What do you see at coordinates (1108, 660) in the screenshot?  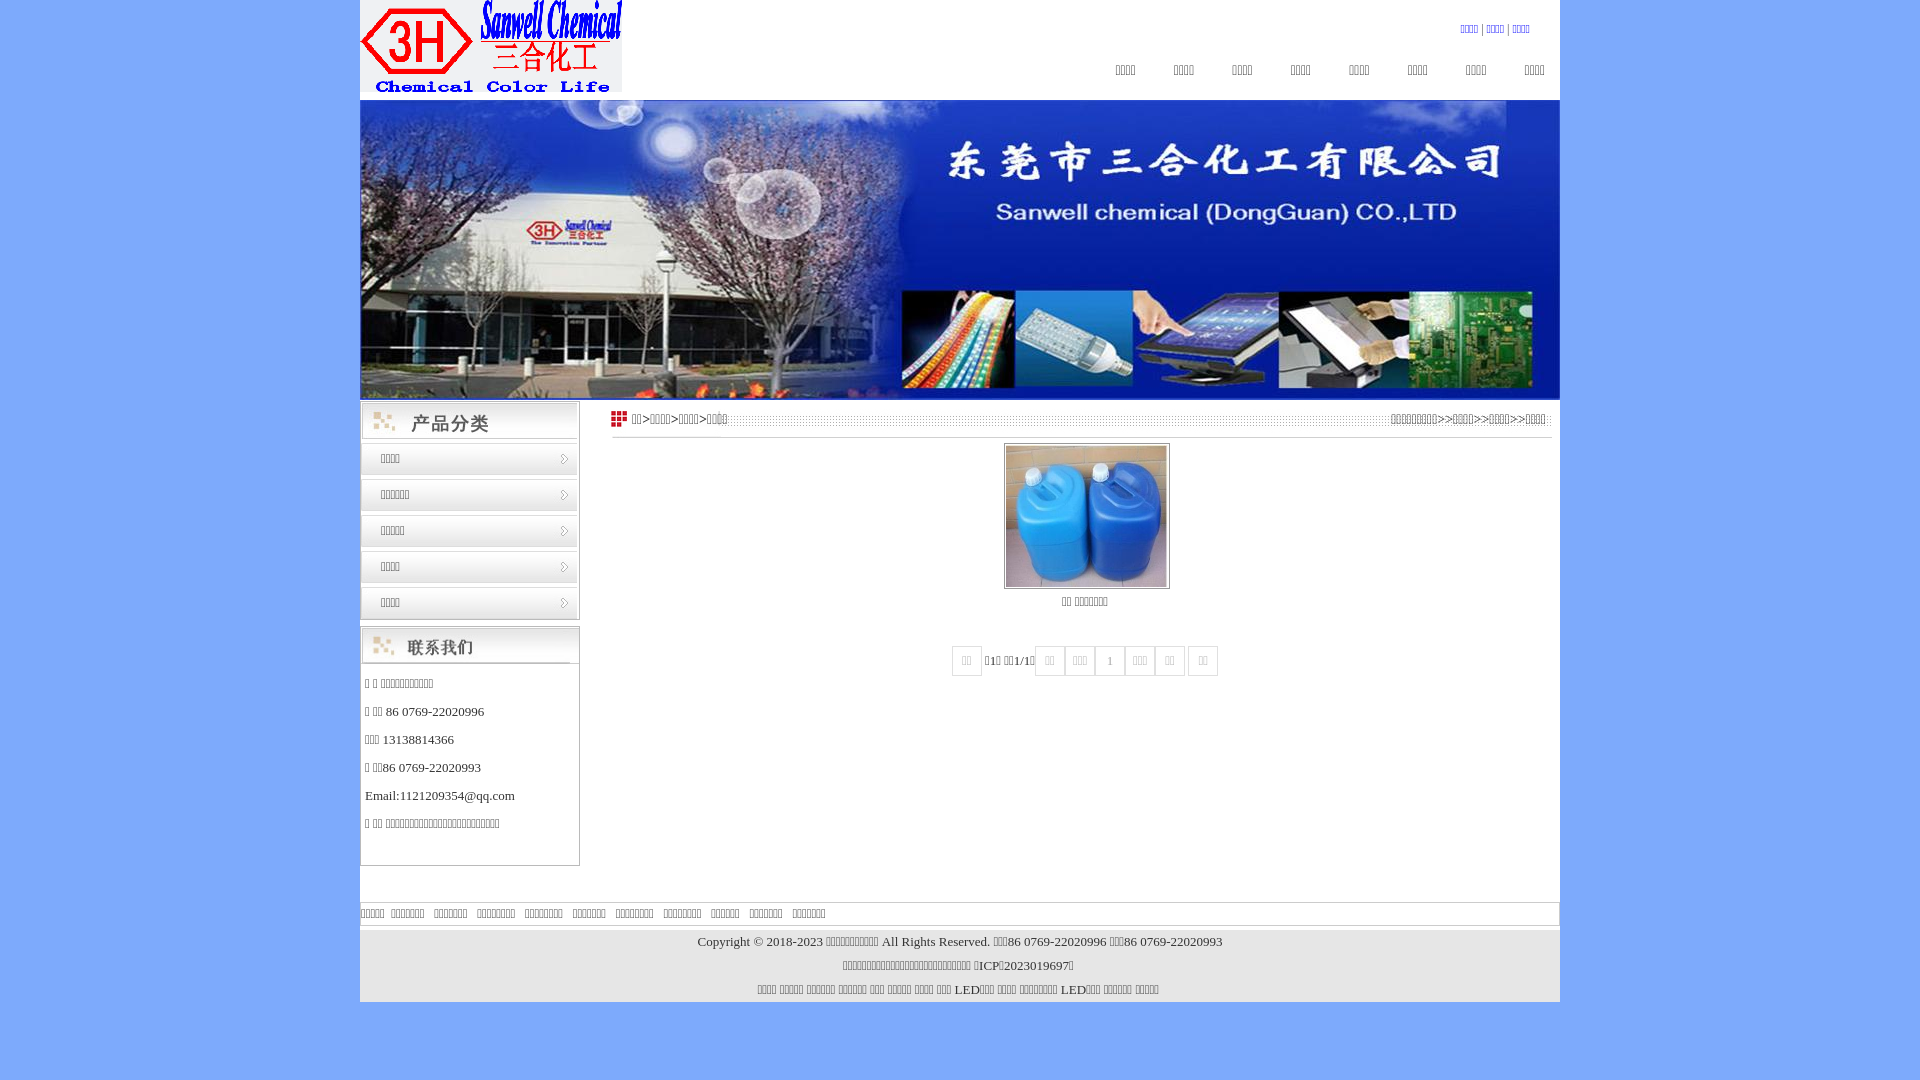 I see `'1'` at bounding box center [1108, 660].